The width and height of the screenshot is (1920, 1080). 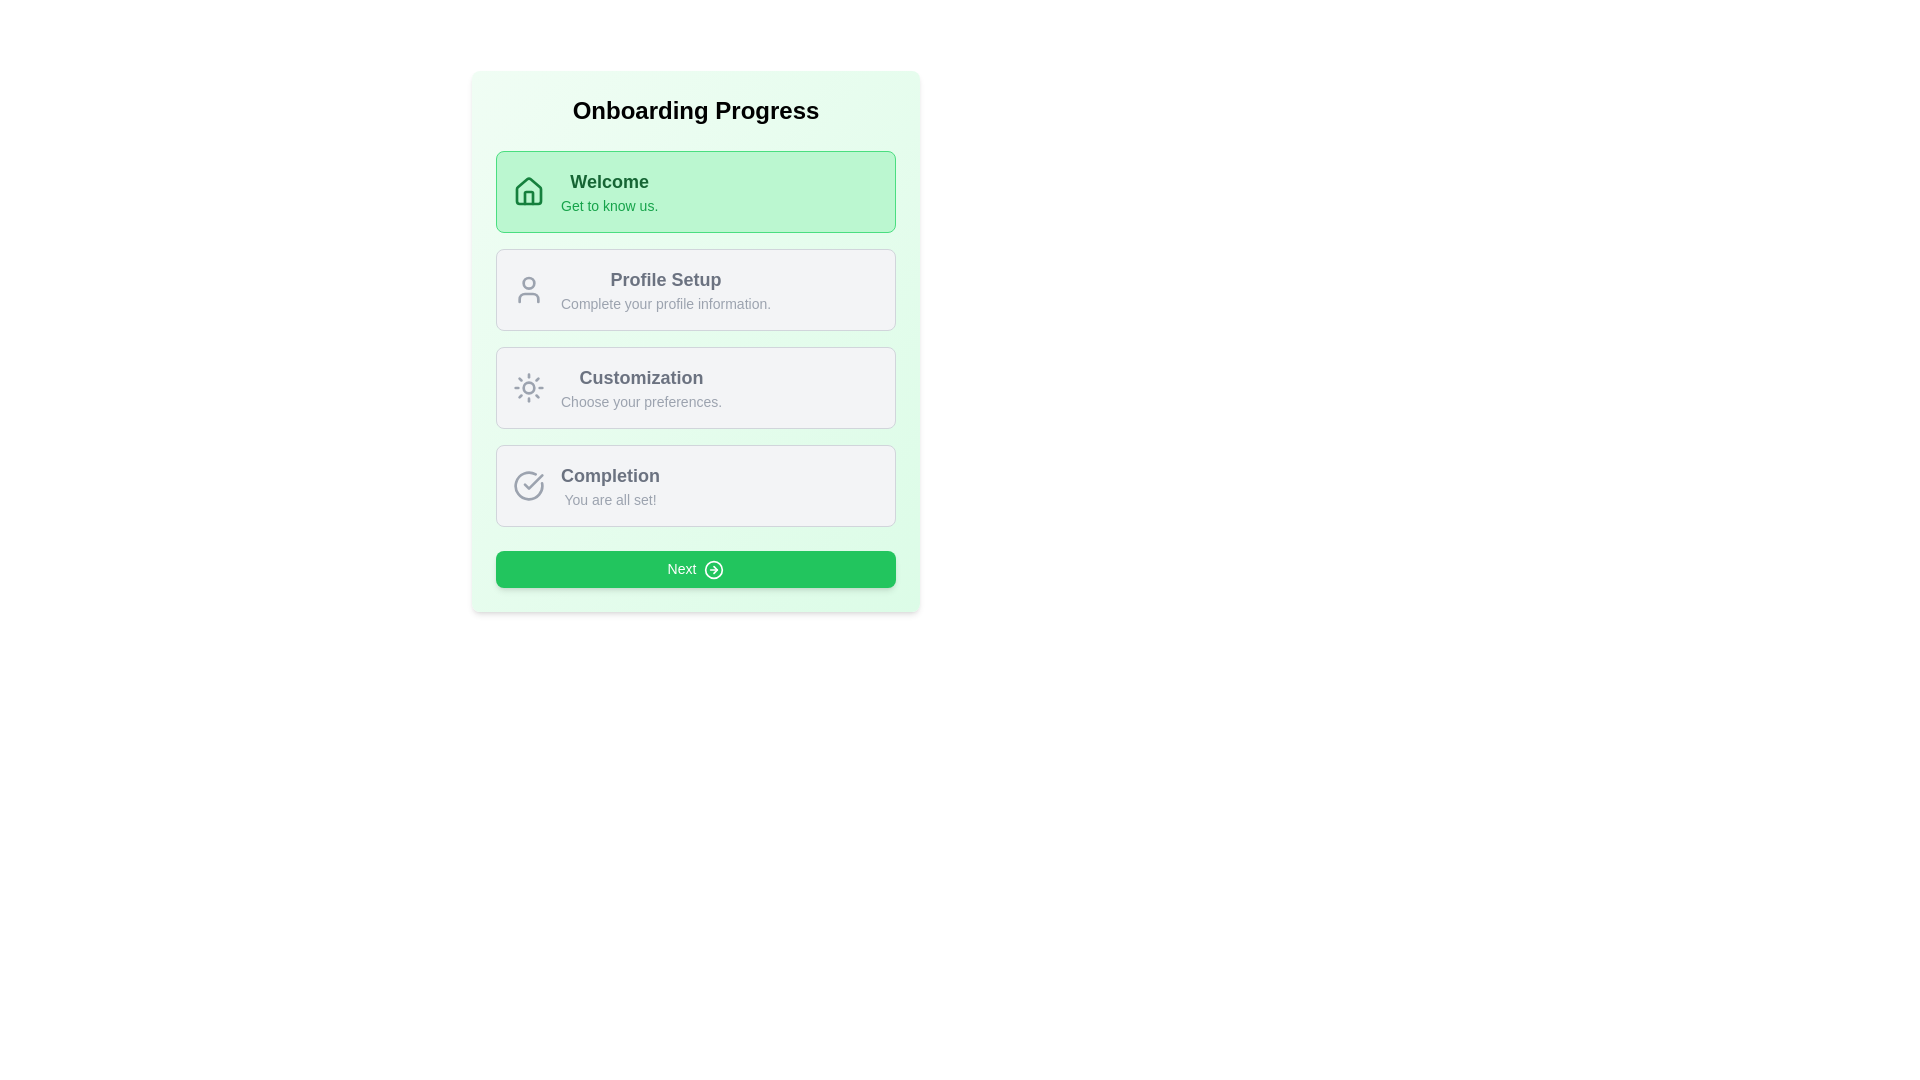 I want to click on the title text label for the 'Completion' step in the onboarding progress interface, which is located in the bottom section above the 'You are all set!' subtitle, so click(x=609, y=475).